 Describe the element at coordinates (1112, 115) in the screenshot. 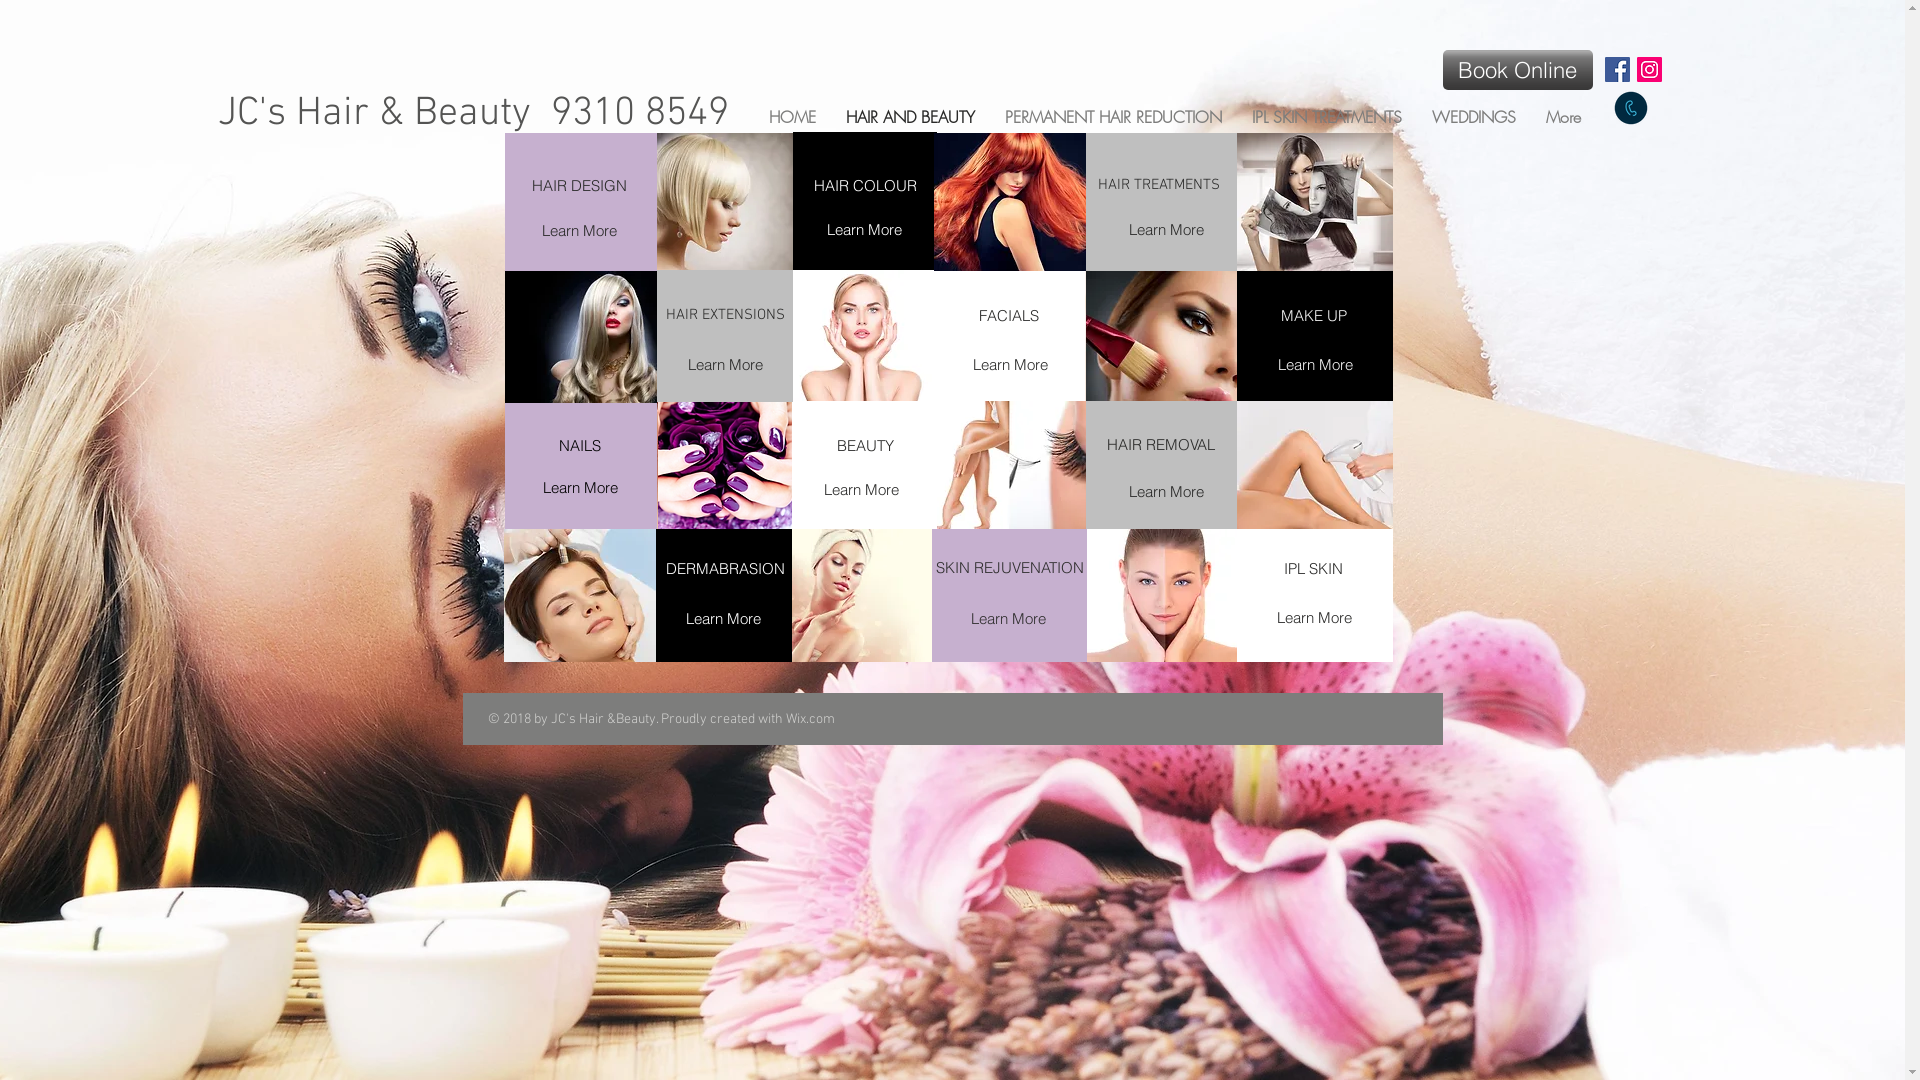

I see `'PERMANENT HAIR REDUCTION'` at that location.